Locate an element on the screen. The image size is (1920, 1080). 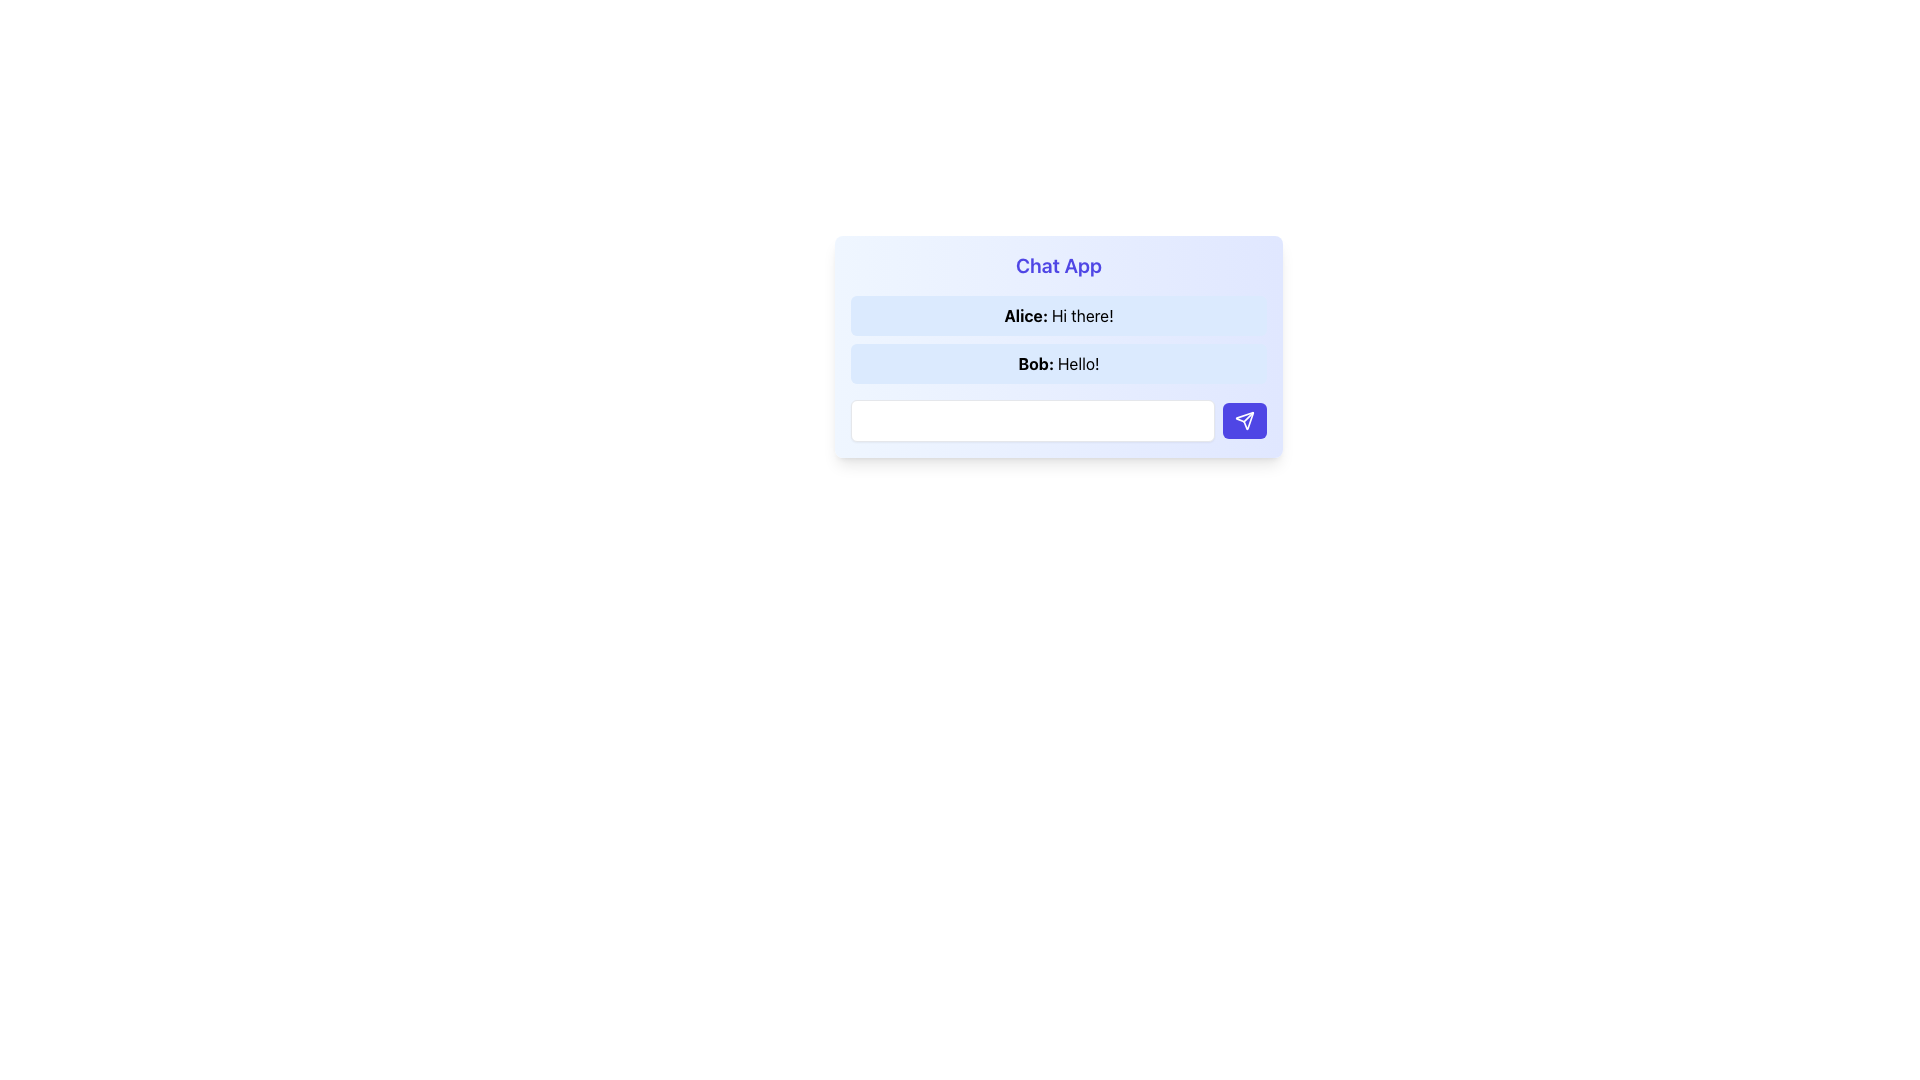
the send message icon located within the blue circular button in the bottom-right corner of the chat interface is located at coordinates (1243, 419).